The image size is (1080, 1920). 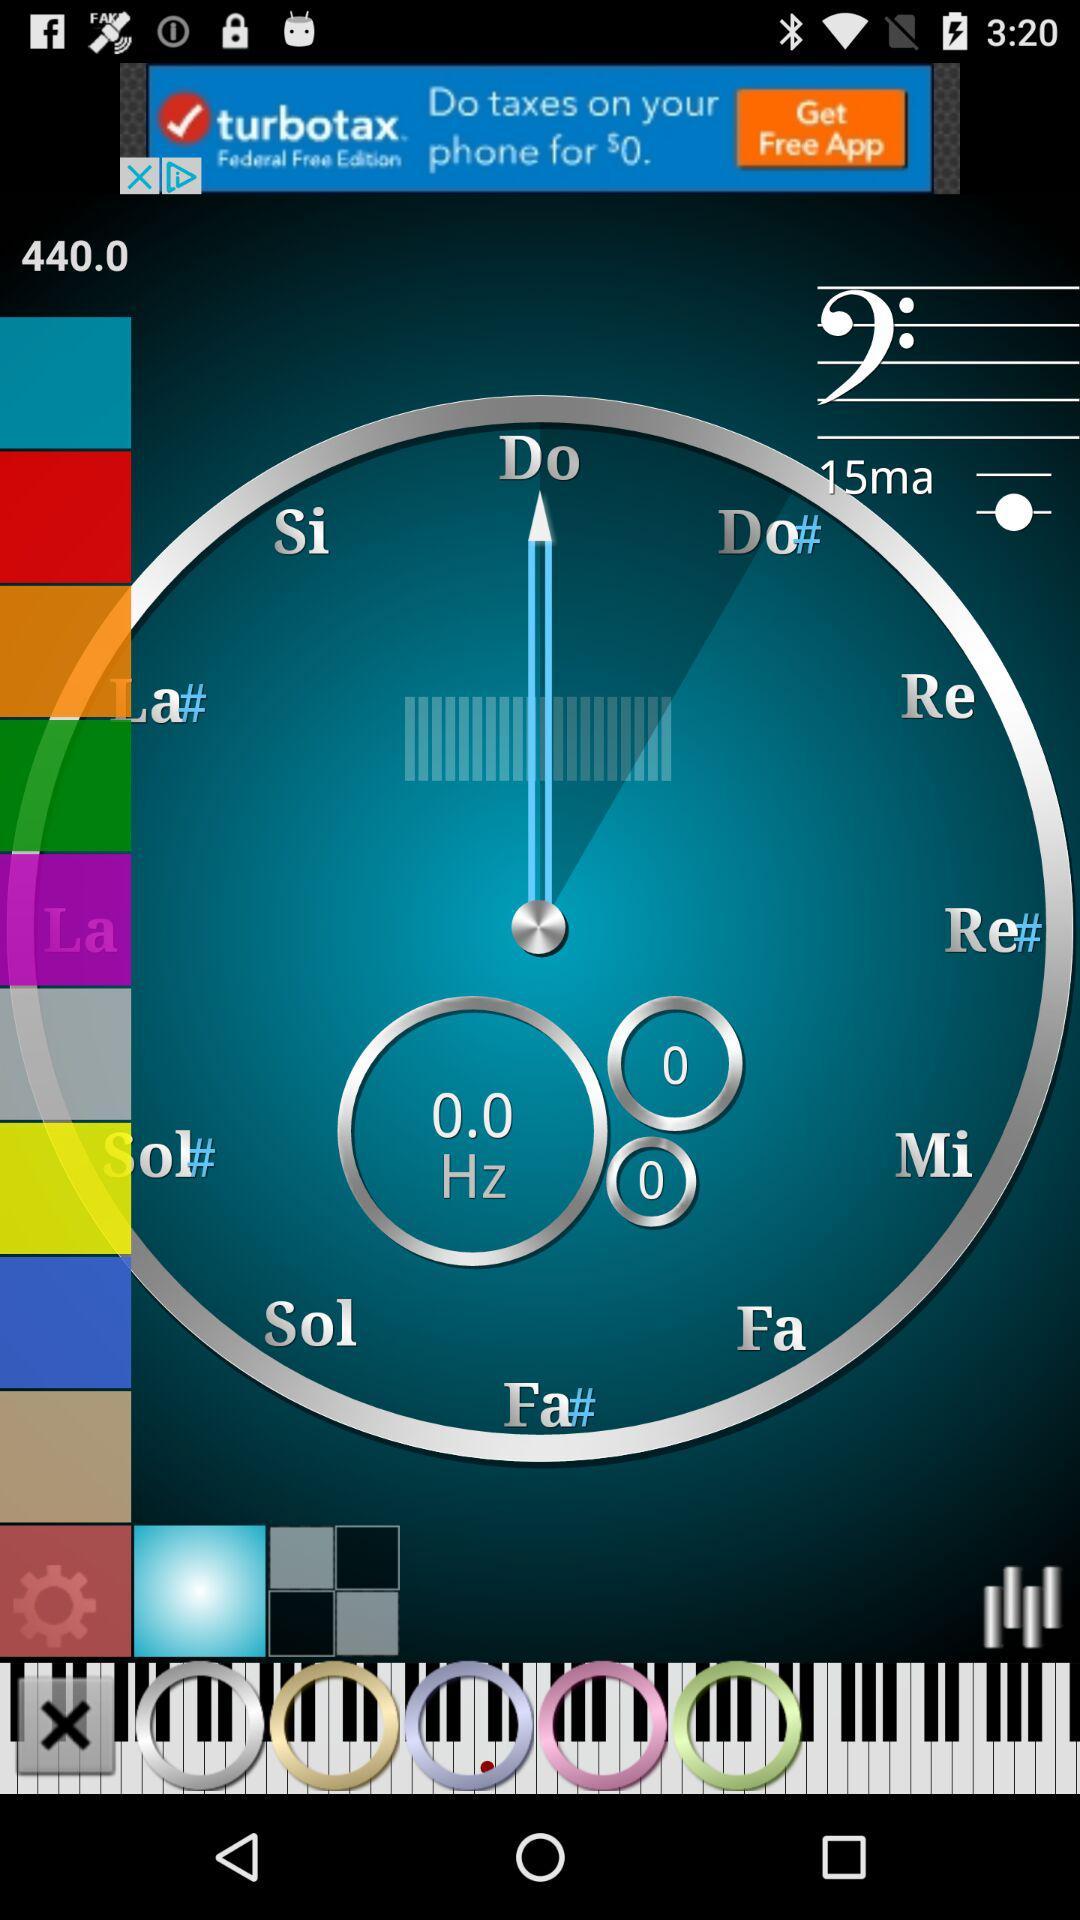 I want to click on eliminates the highlighted section of keys, so click(x=64, y=1724).